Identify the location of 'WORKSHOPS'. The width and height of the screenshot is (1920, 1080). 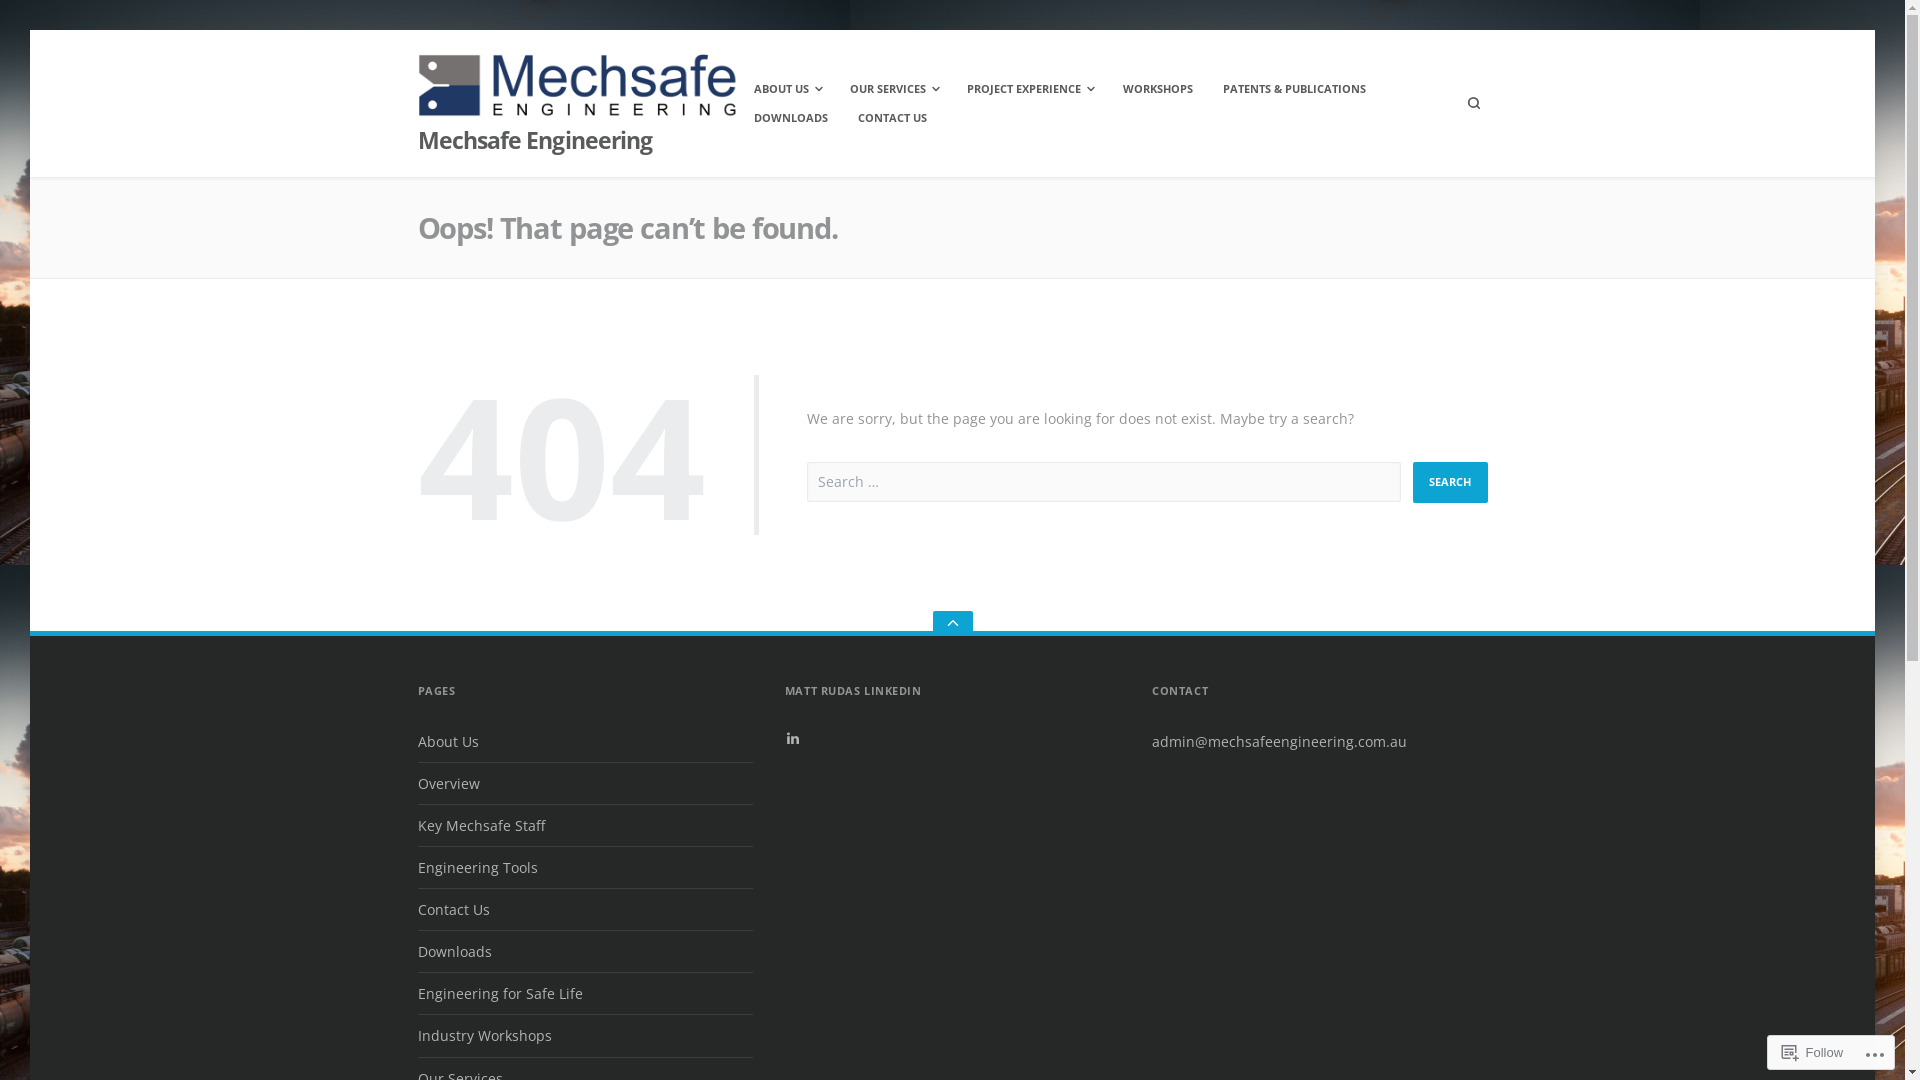
(1157, 87).